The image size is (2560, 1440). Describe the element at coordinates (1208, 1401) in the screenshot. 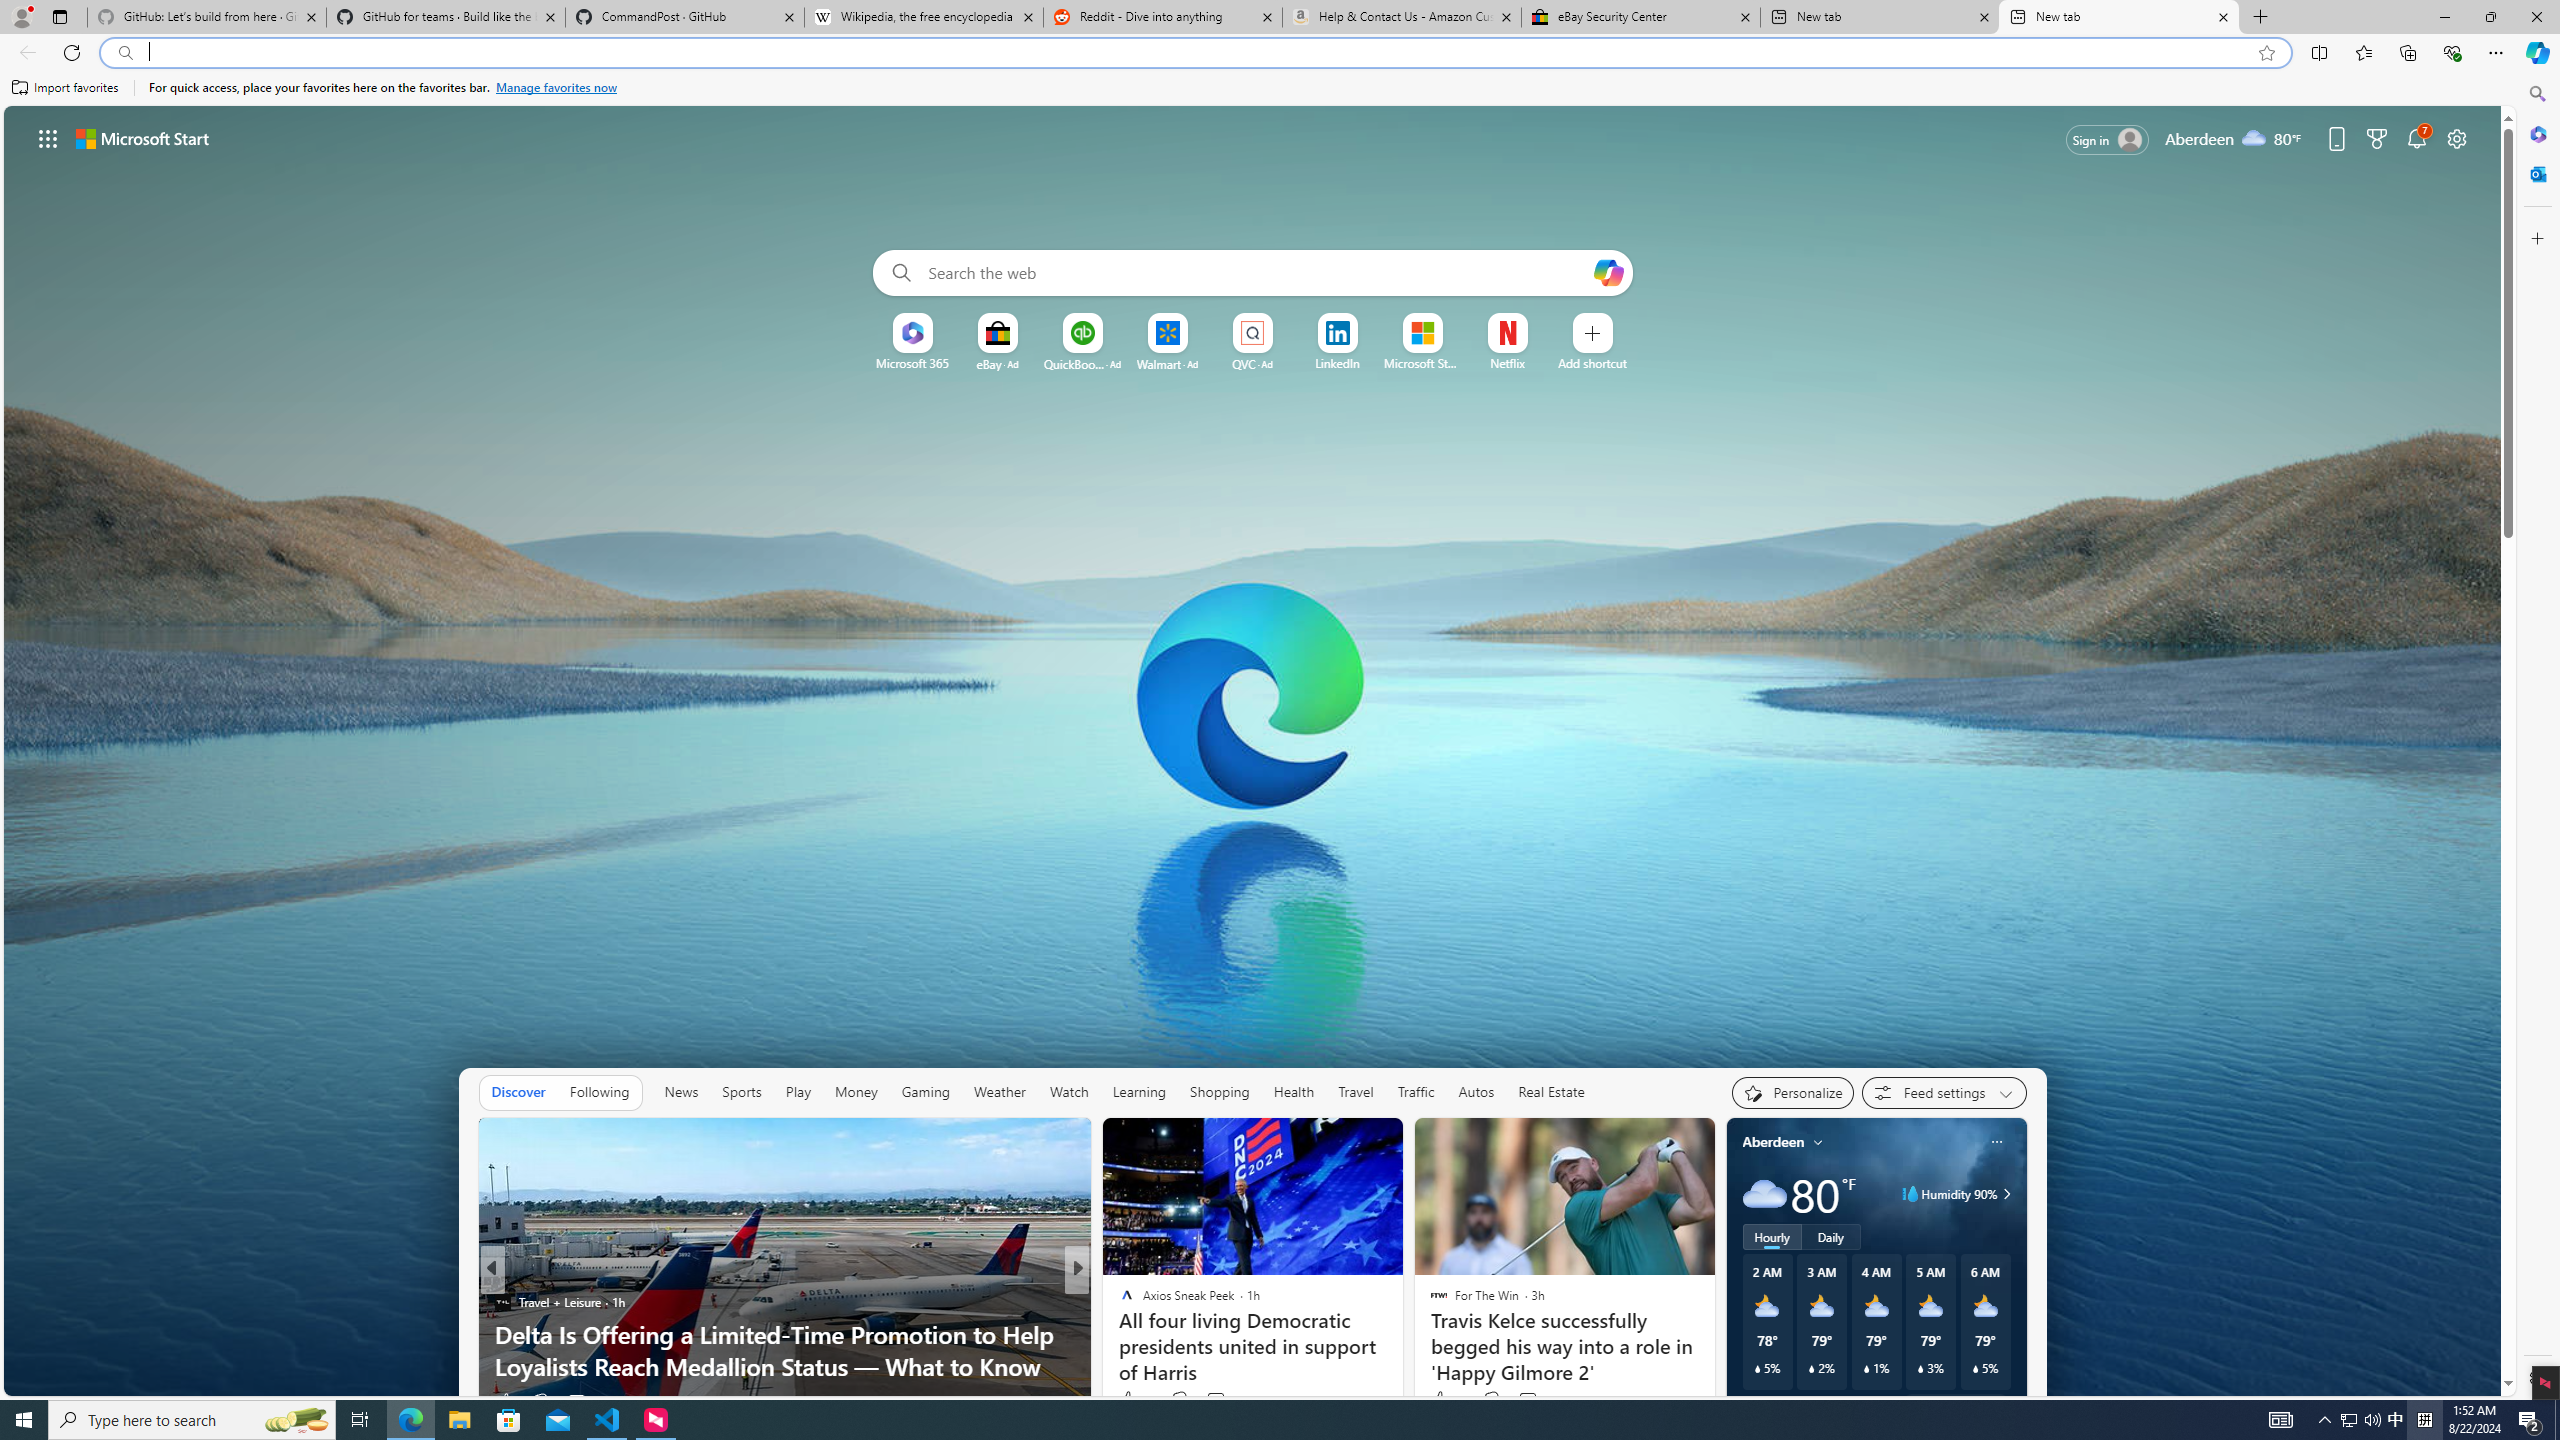

I see `'View comments 4 Comment'` at that location.